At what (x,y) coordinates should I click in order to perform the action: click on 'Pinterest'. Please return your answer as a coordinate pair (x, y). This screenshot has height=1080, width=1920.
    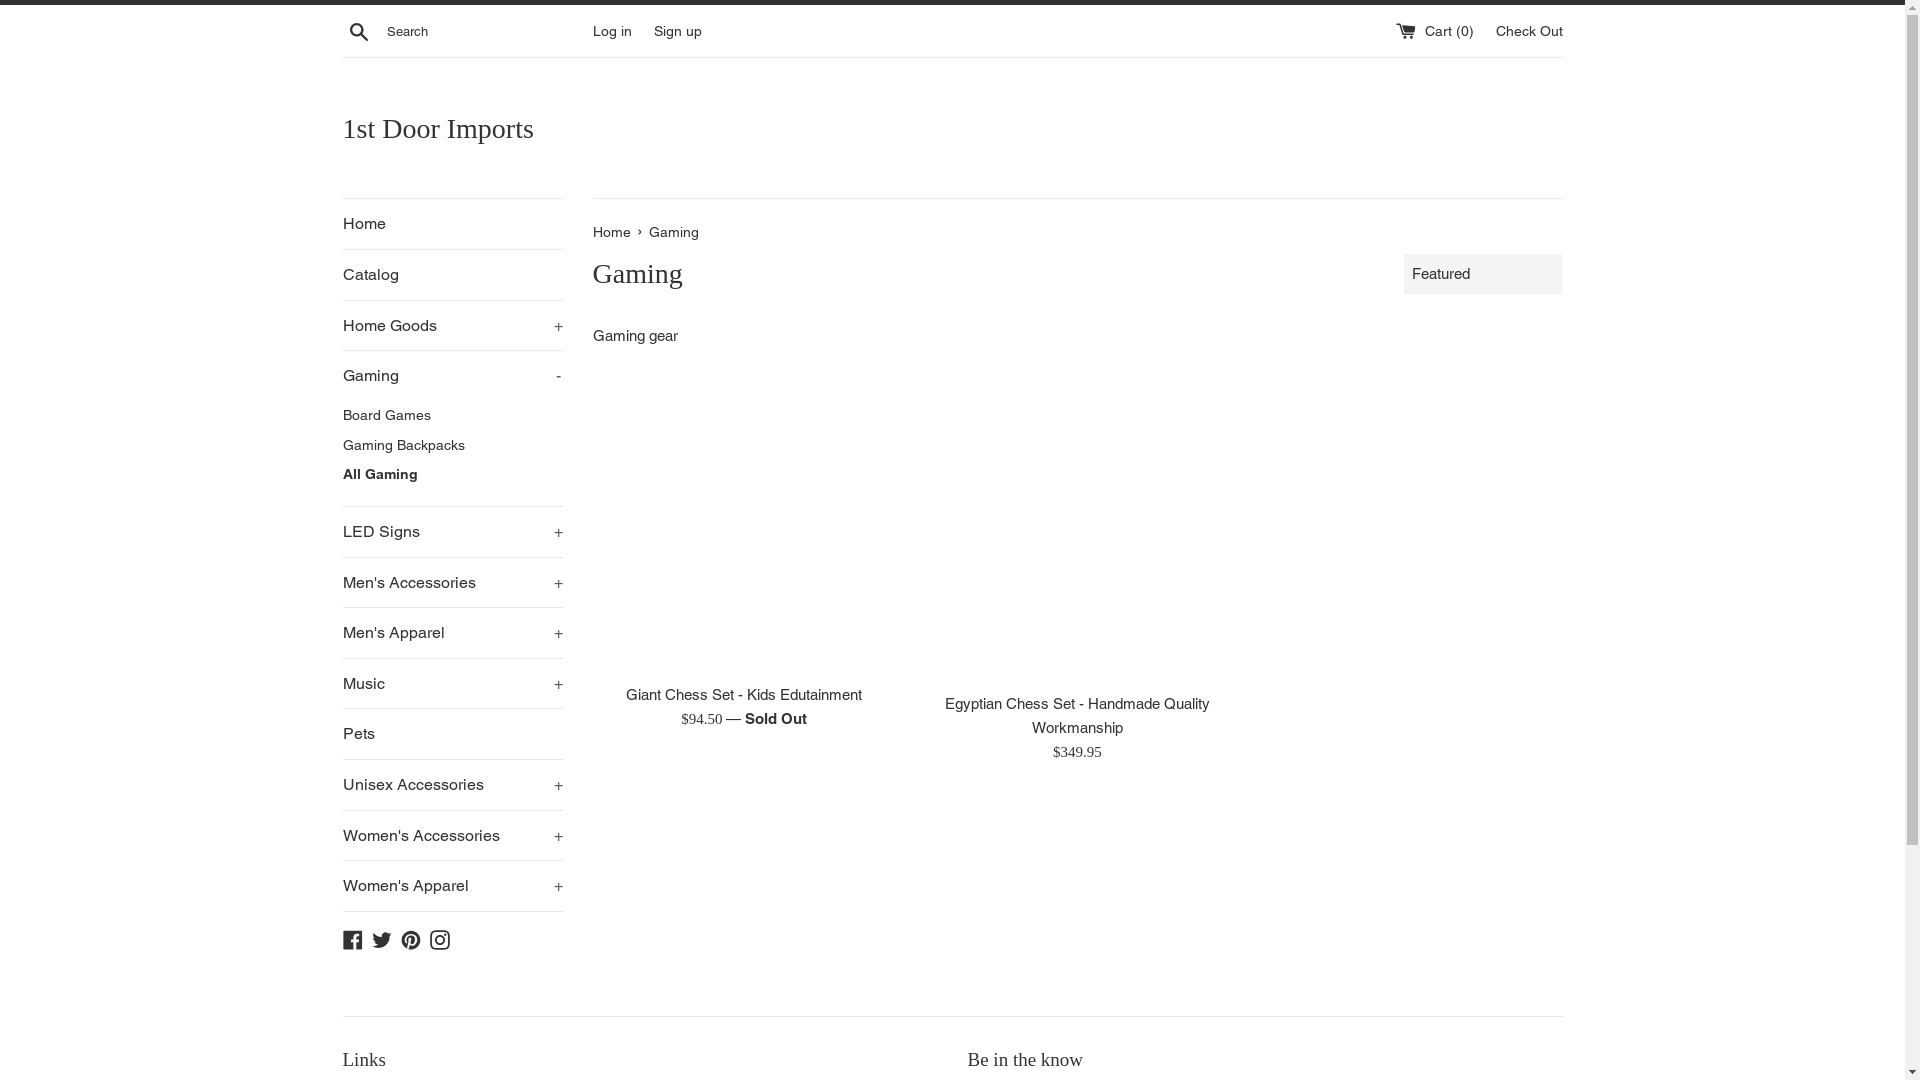
    Looking at the image, I should click on (408, 938).